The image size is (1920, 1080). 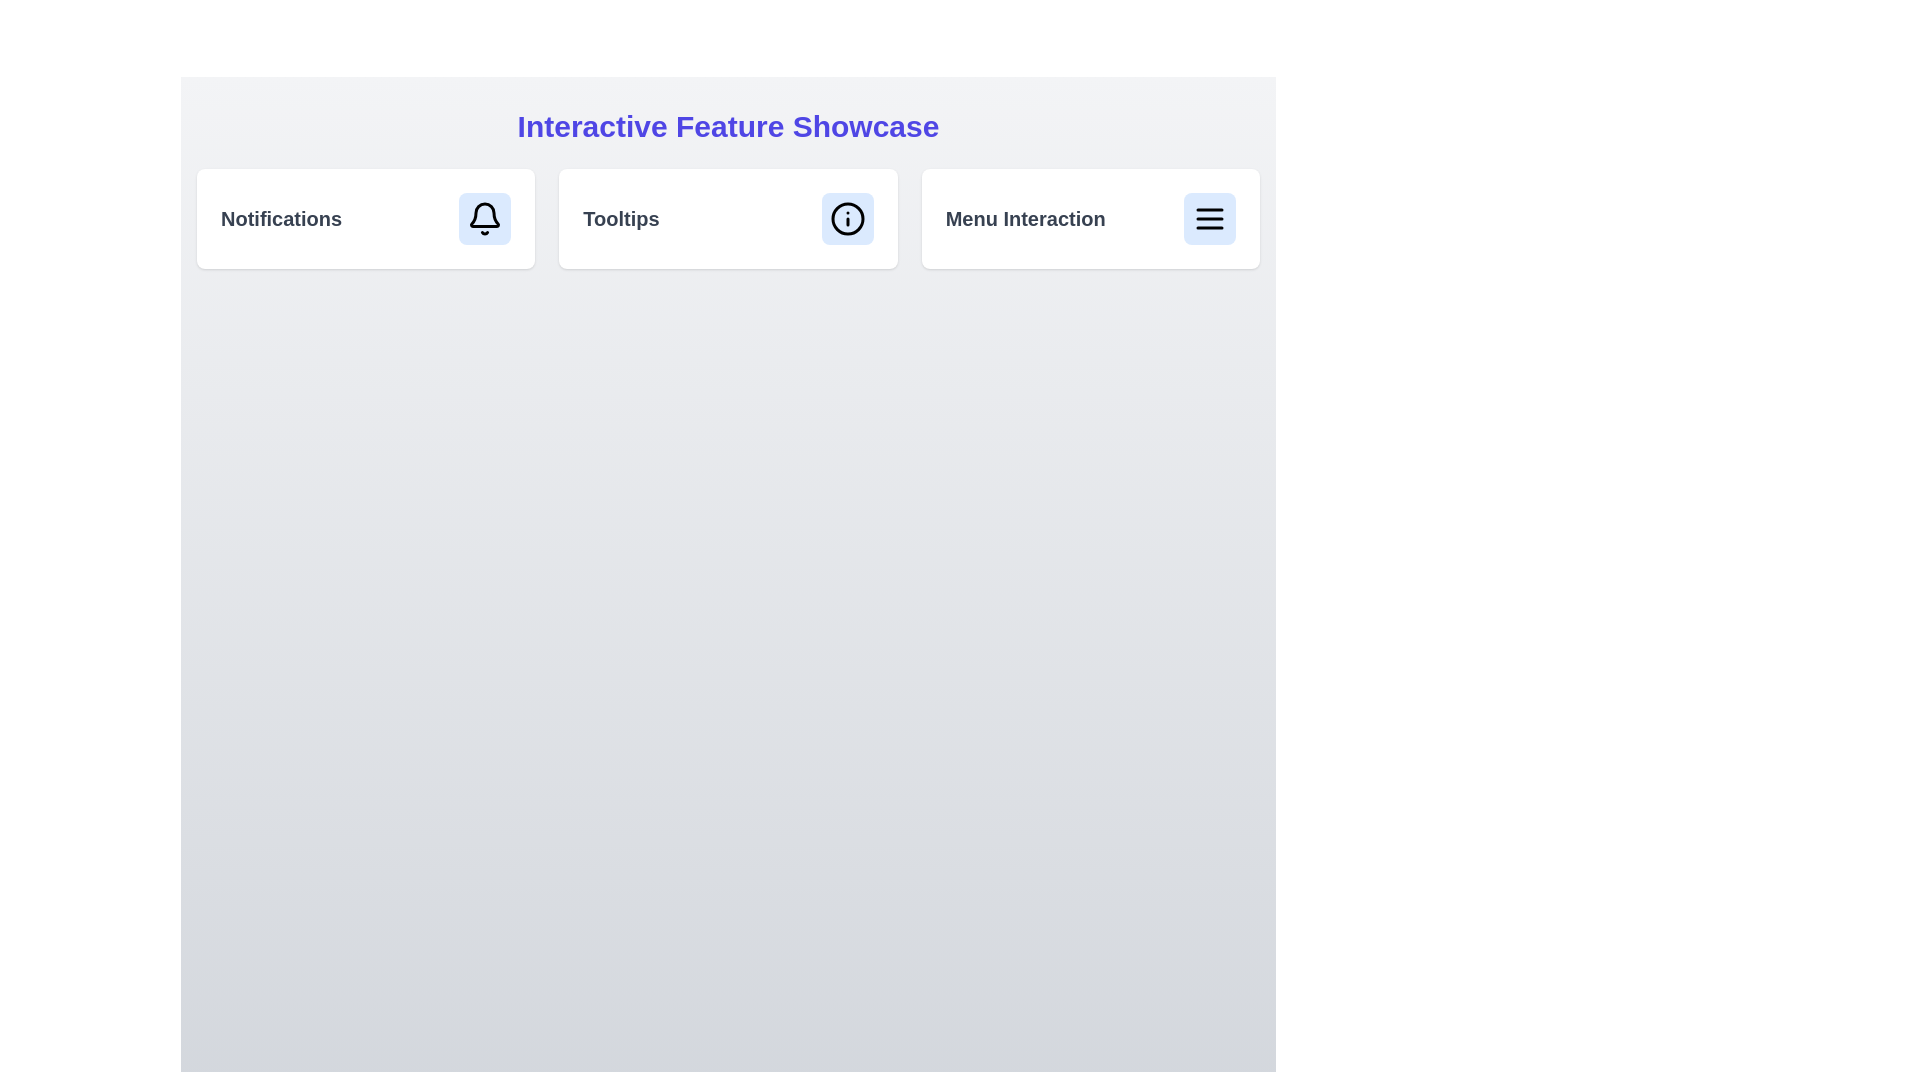 What do you see at coordinates (847, 219) in the screenshot?
I see `the information icon located in the center region of the 'Tooltip' section, which is part of the icon group within the second card of the topmost panel` at bounding box center [847, 219].